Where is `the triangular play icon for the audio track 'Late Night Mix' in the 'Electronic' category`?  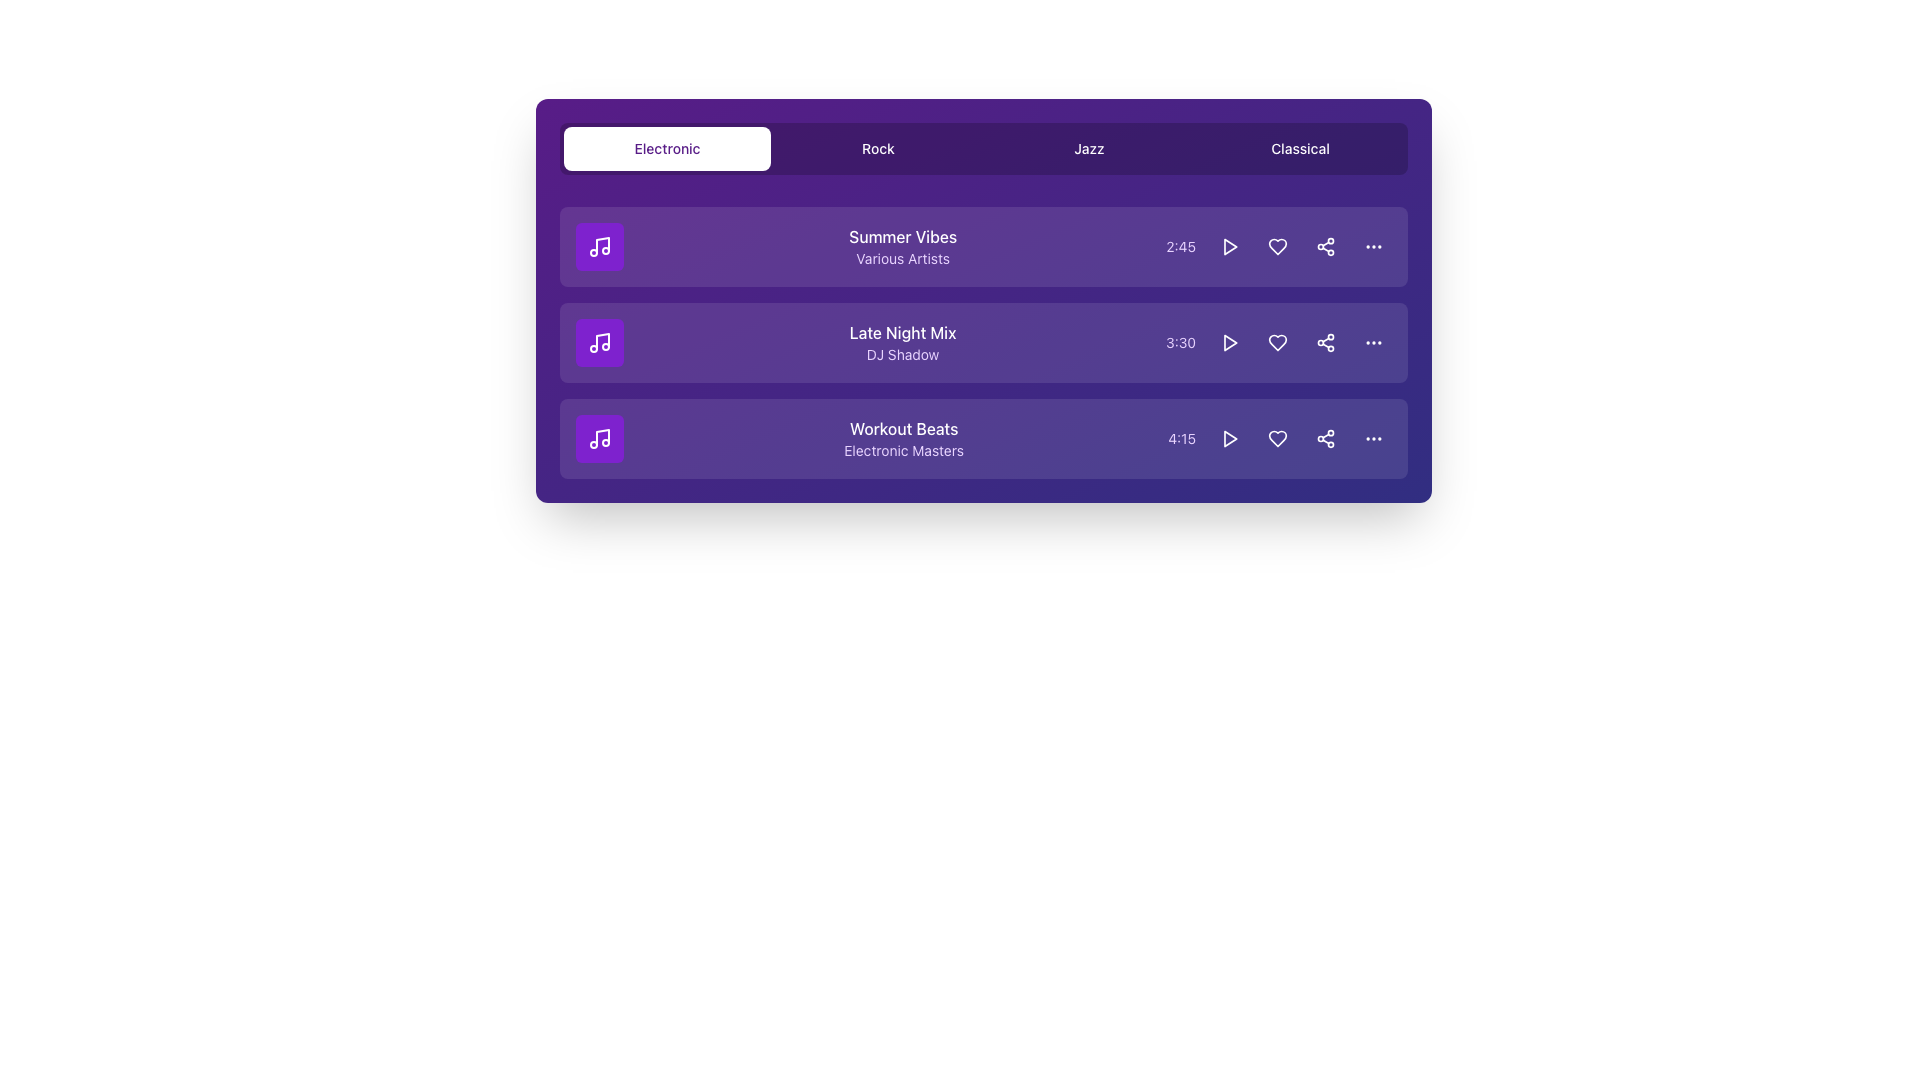 the triangular play icon for the audio track 'Late Night Mix' in the 'Electronic' category is located at coordinates (1229, 342).